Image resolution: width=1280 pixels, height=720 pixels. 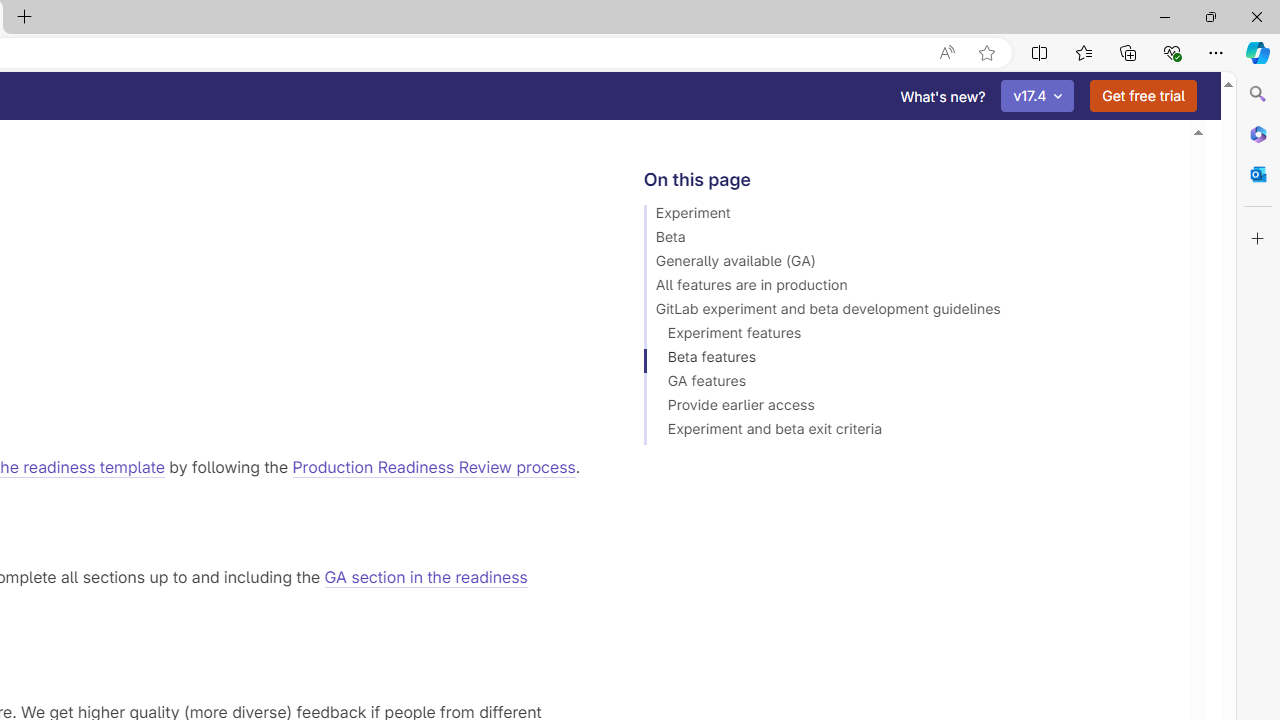 What do you see at coordinates (907, 288) in the screenshot?
I see `'All features are in production'` at bounding box center [907, 288].